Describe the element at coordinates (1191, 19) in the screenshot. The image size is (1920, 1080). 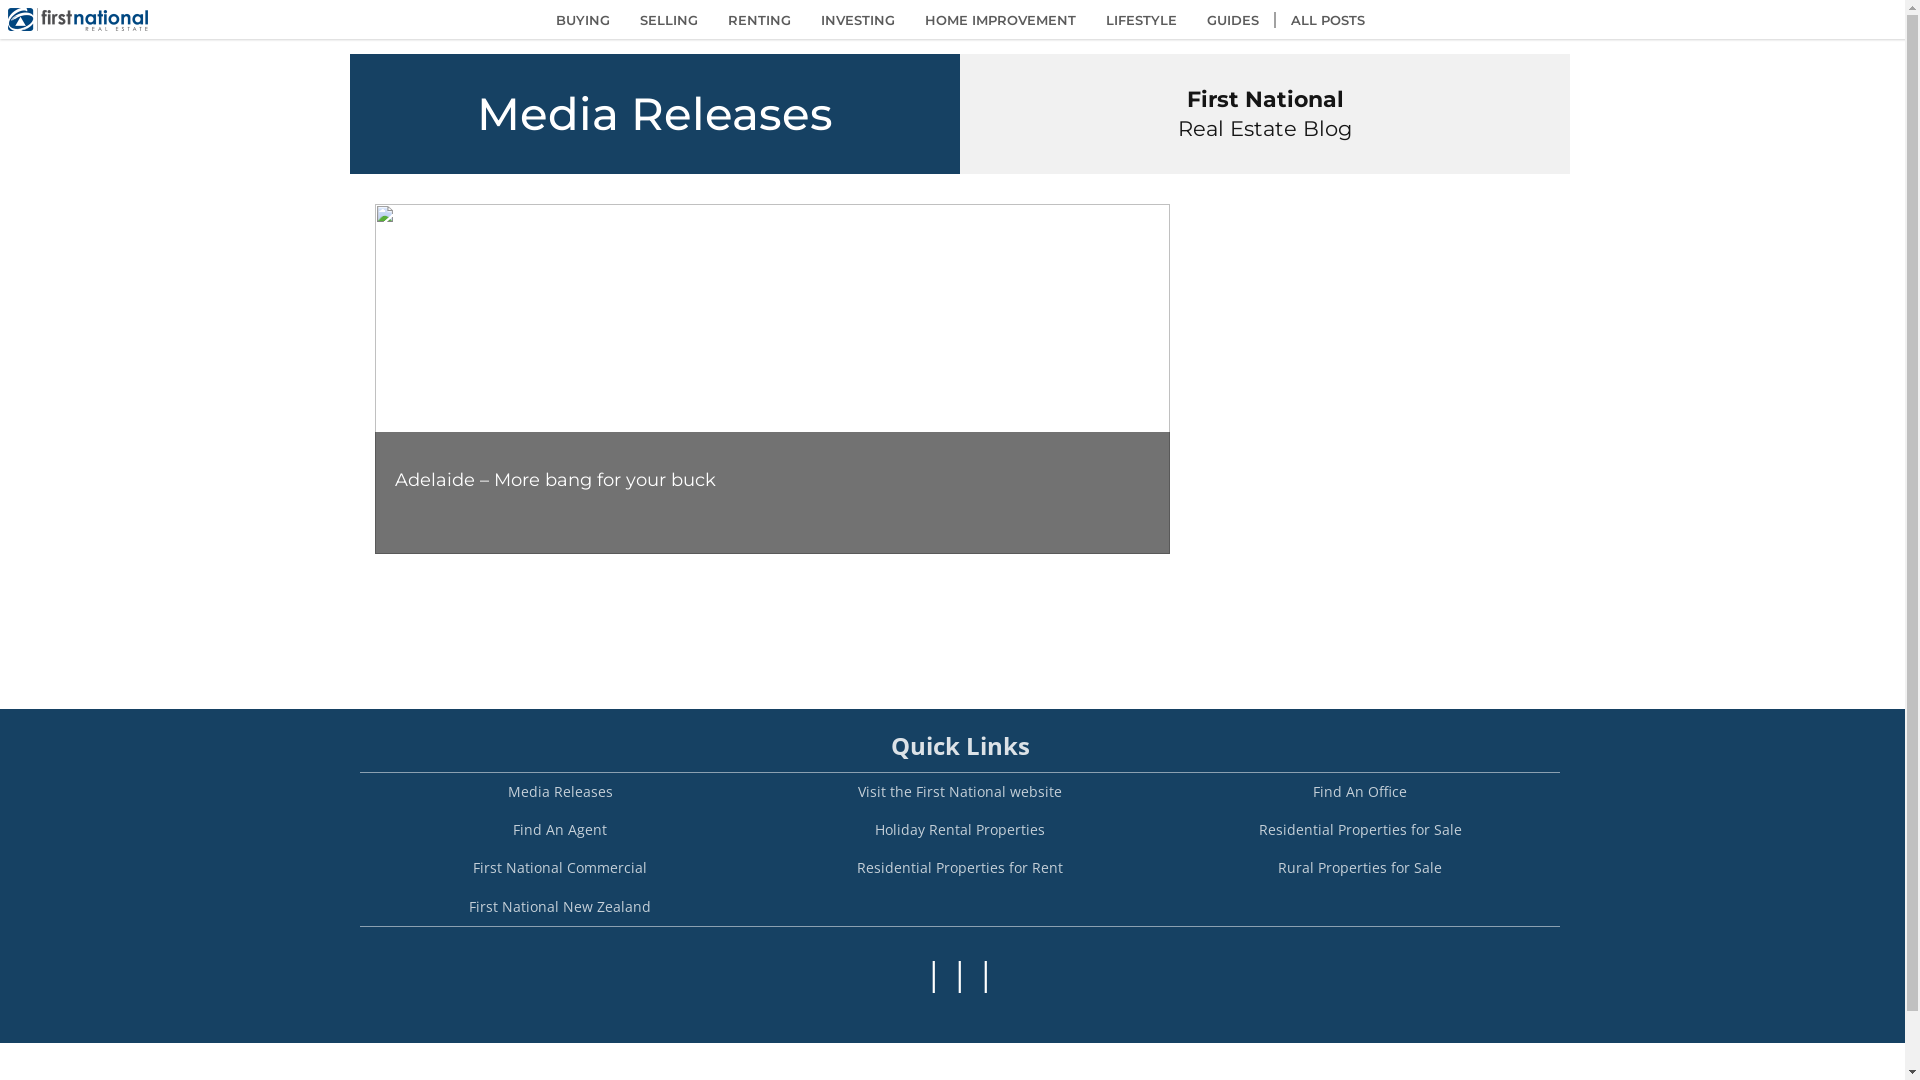
I see `'GUIDES'` at that location.